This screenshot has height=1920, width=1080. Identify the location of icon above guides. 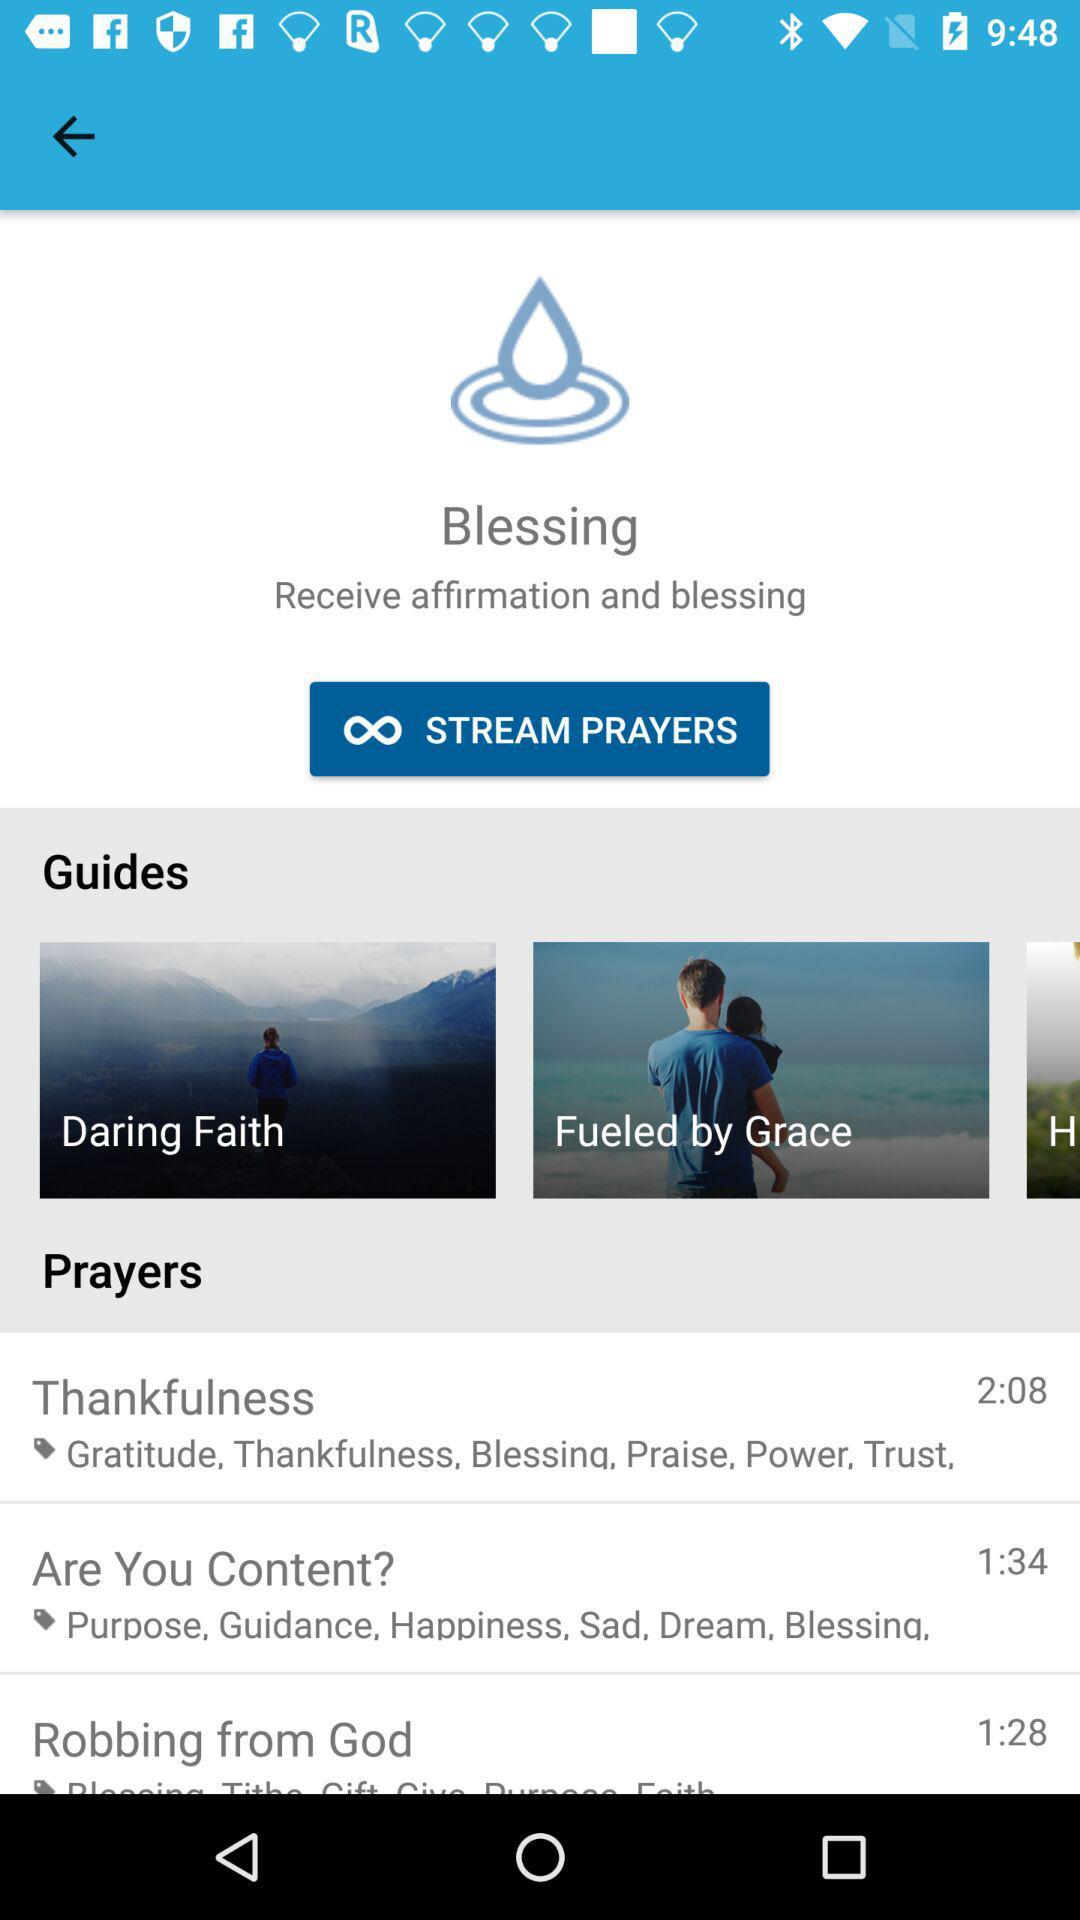
(538, 728).